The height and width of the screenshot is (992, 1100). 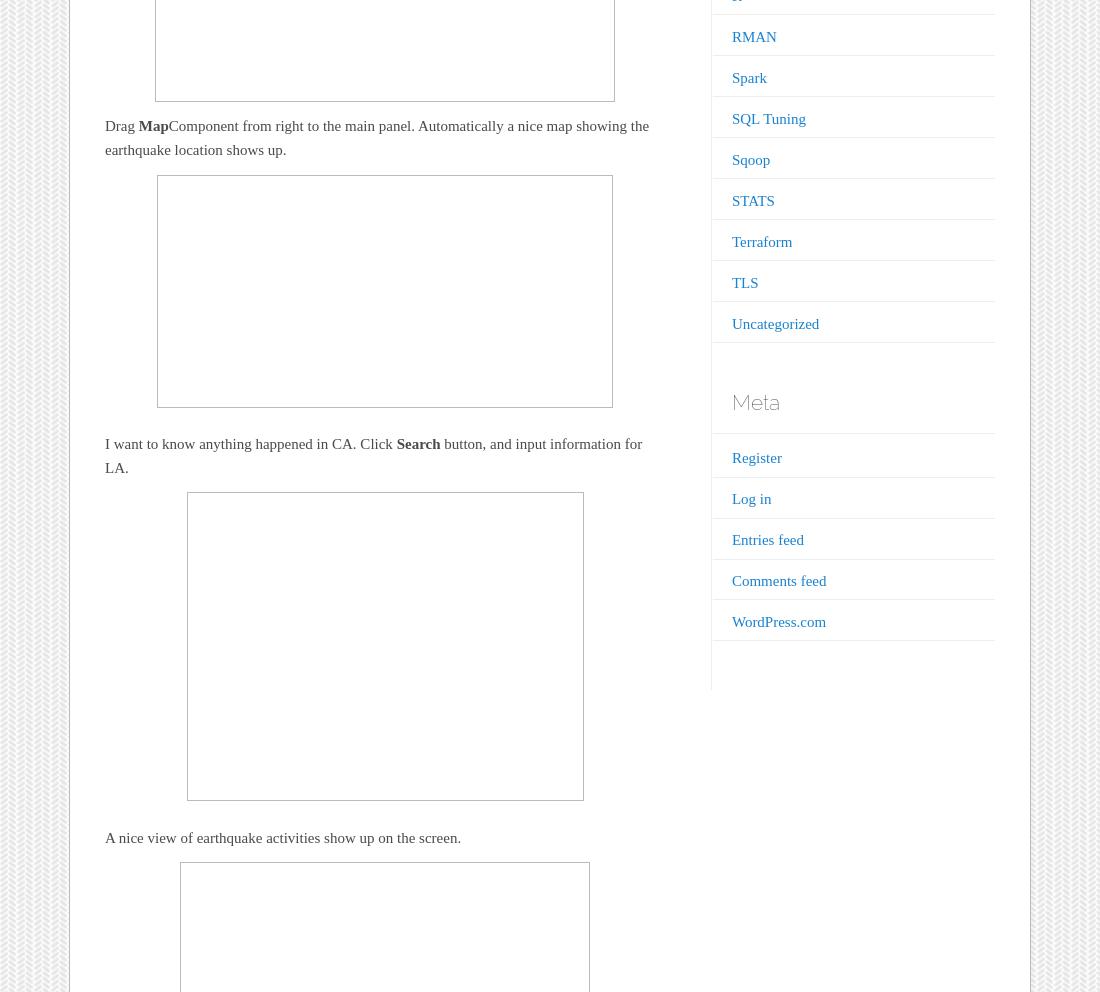 I want to click on 'Spark', so click(x=747, y=76).